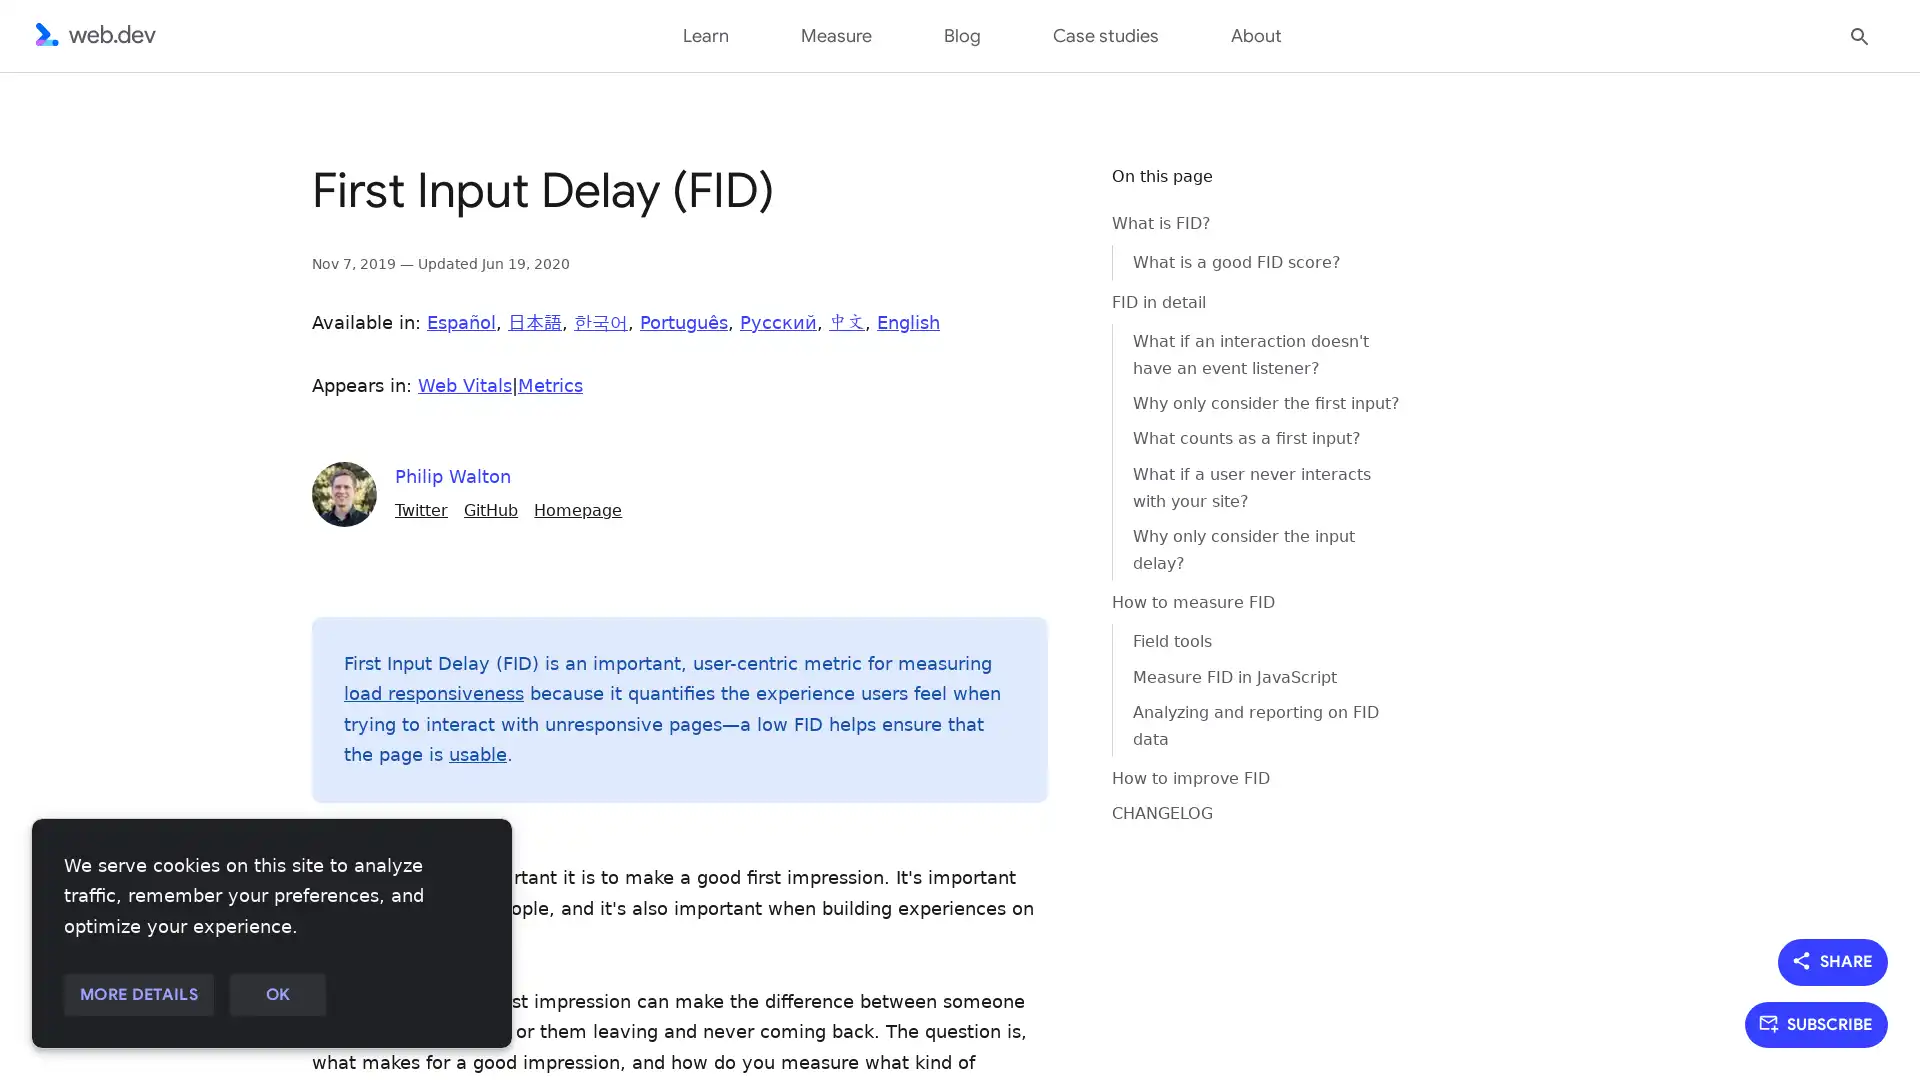 The width and height of the screenshot is (1920, 1080). I want to click on Open search, so click(1859, 34).